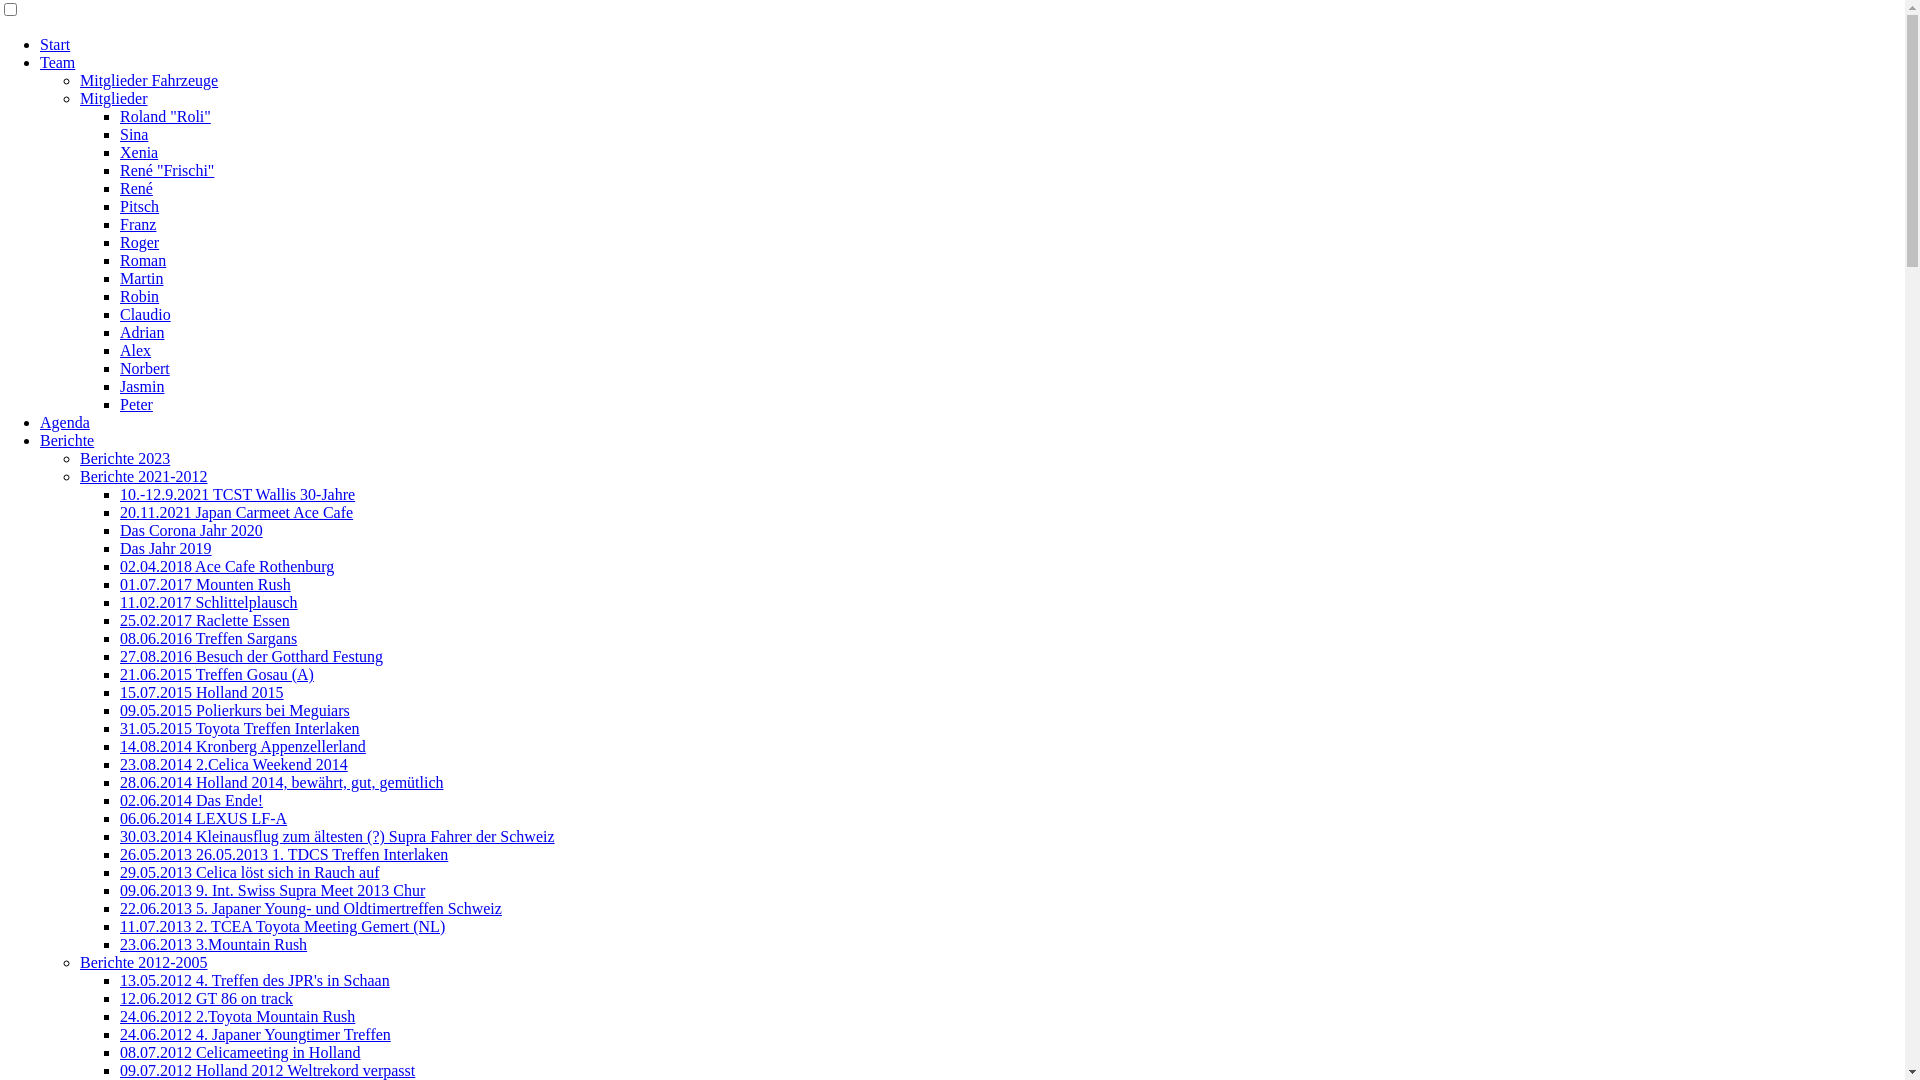 The height and width of the screenshot is (1080, 1920). What do you see at coordinates (119, 331) in the screenshot?
I see `'Adrian'` at bounding box center [119, 331].